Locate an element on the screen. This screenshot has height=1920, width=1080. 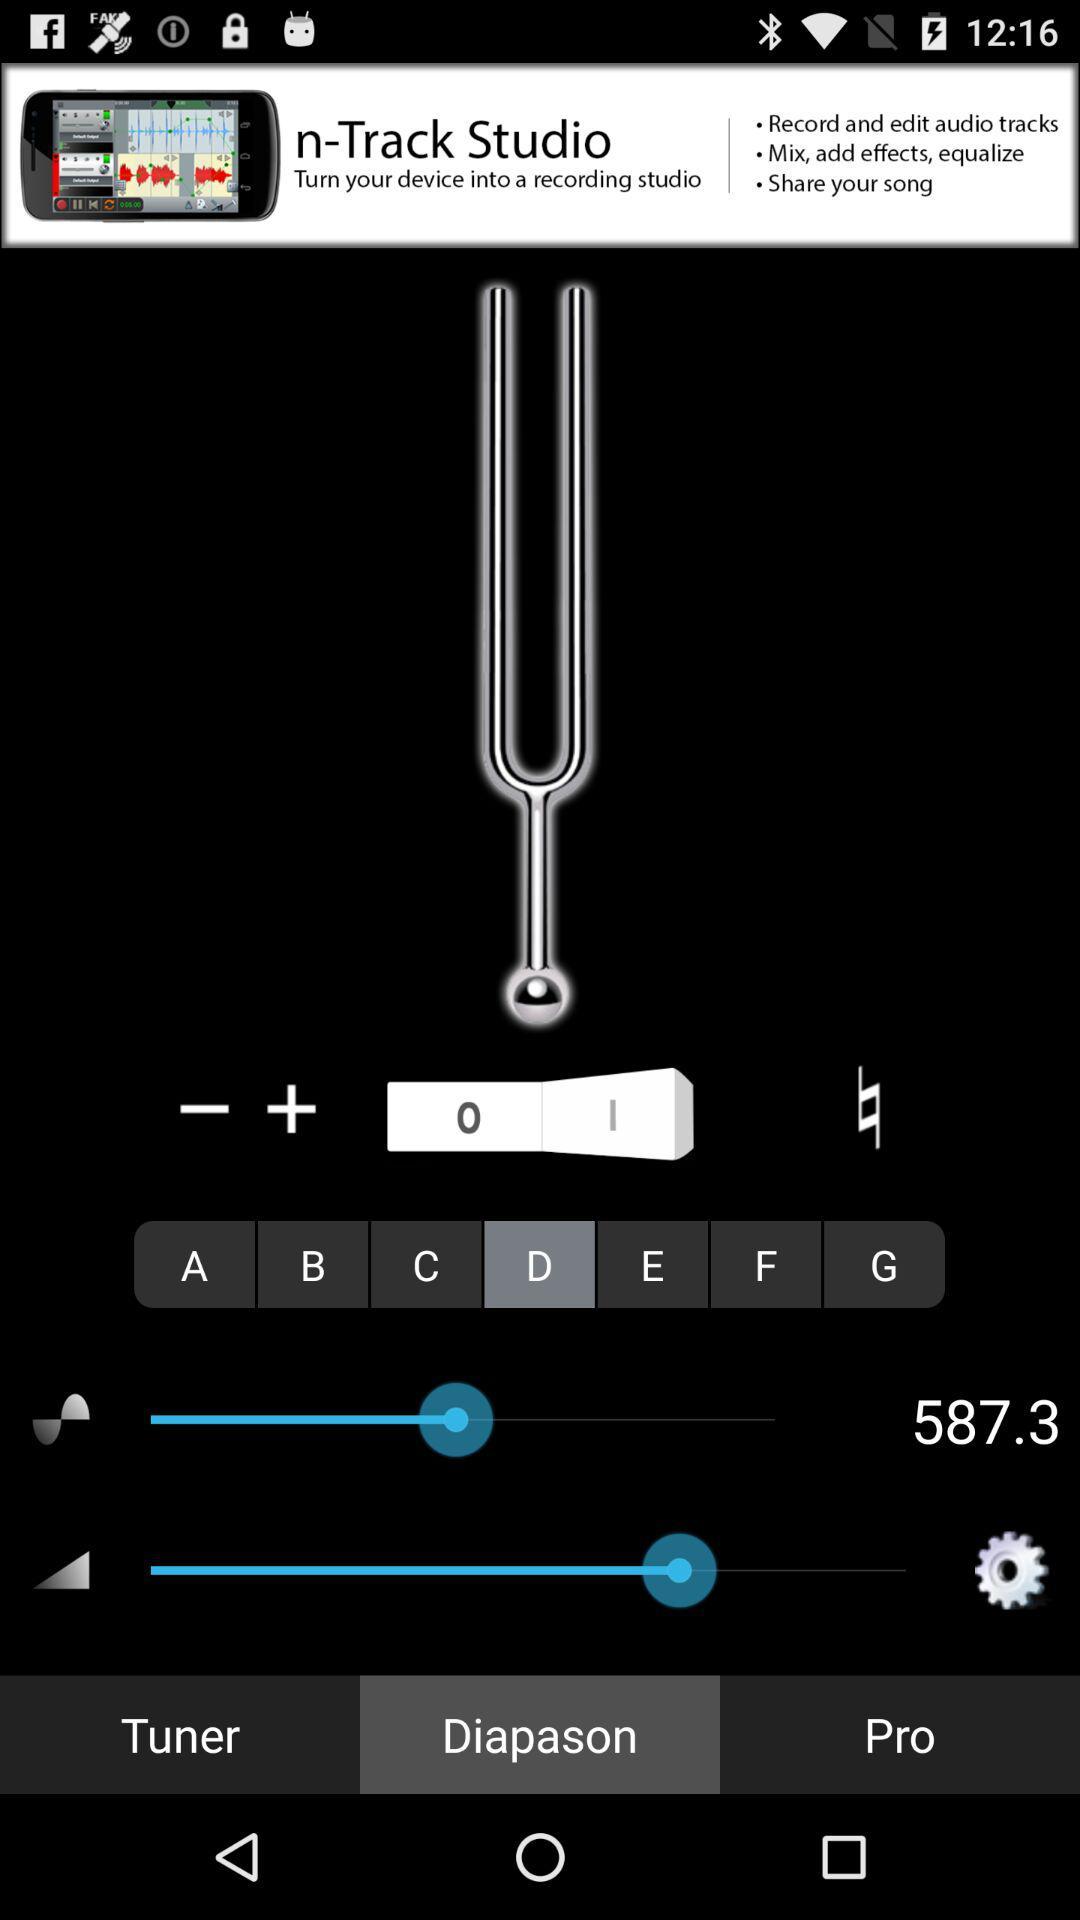
the radio button to the left of the g radio button is located at coordinates (765, 1263).